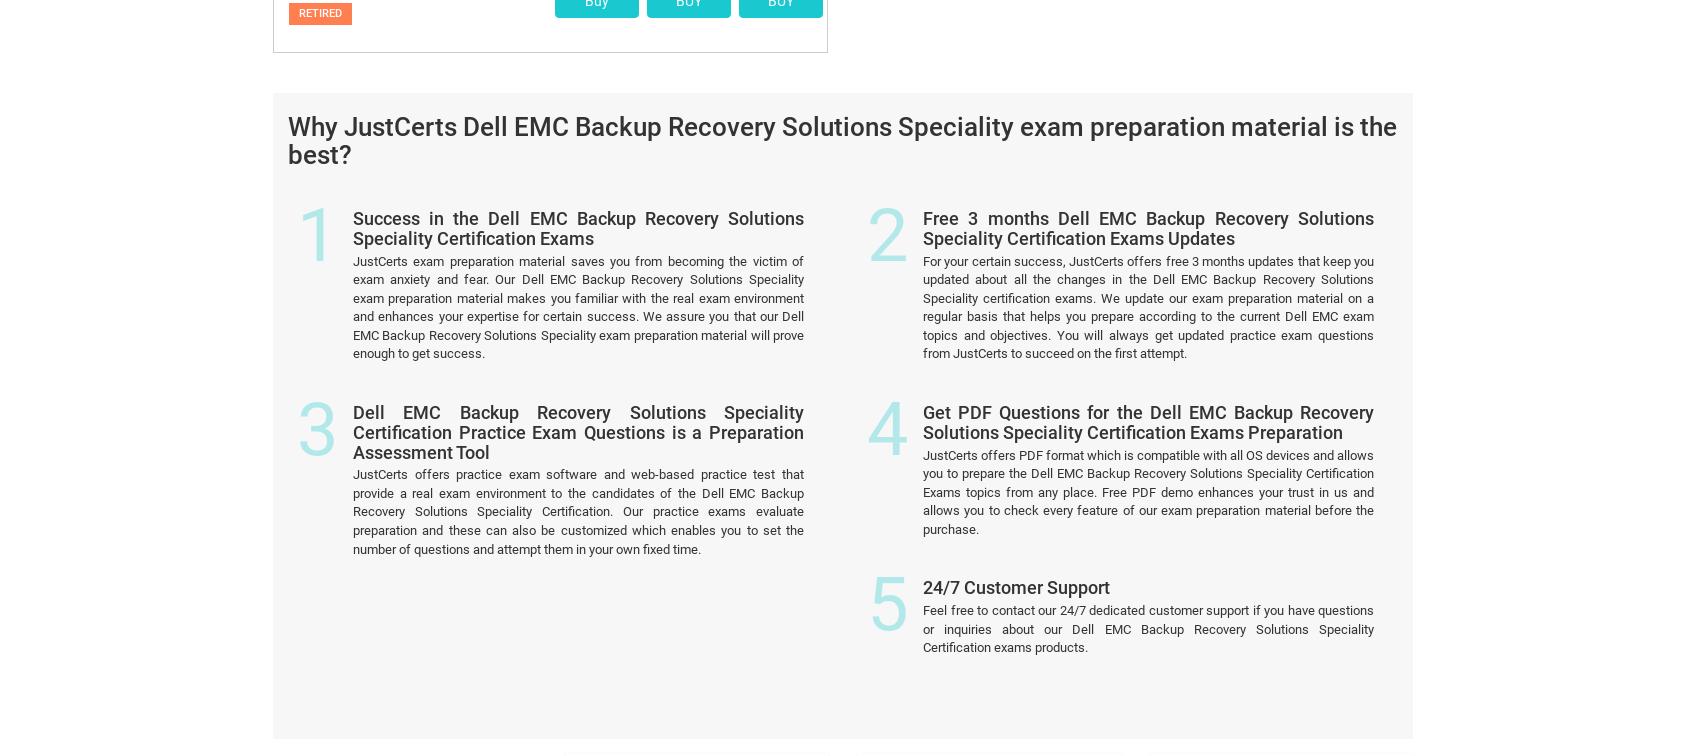  What do you see at coordinates (921, 689) in the screenshot?
I see `'C_TS460_2022'` at bounding box center [921, 689].